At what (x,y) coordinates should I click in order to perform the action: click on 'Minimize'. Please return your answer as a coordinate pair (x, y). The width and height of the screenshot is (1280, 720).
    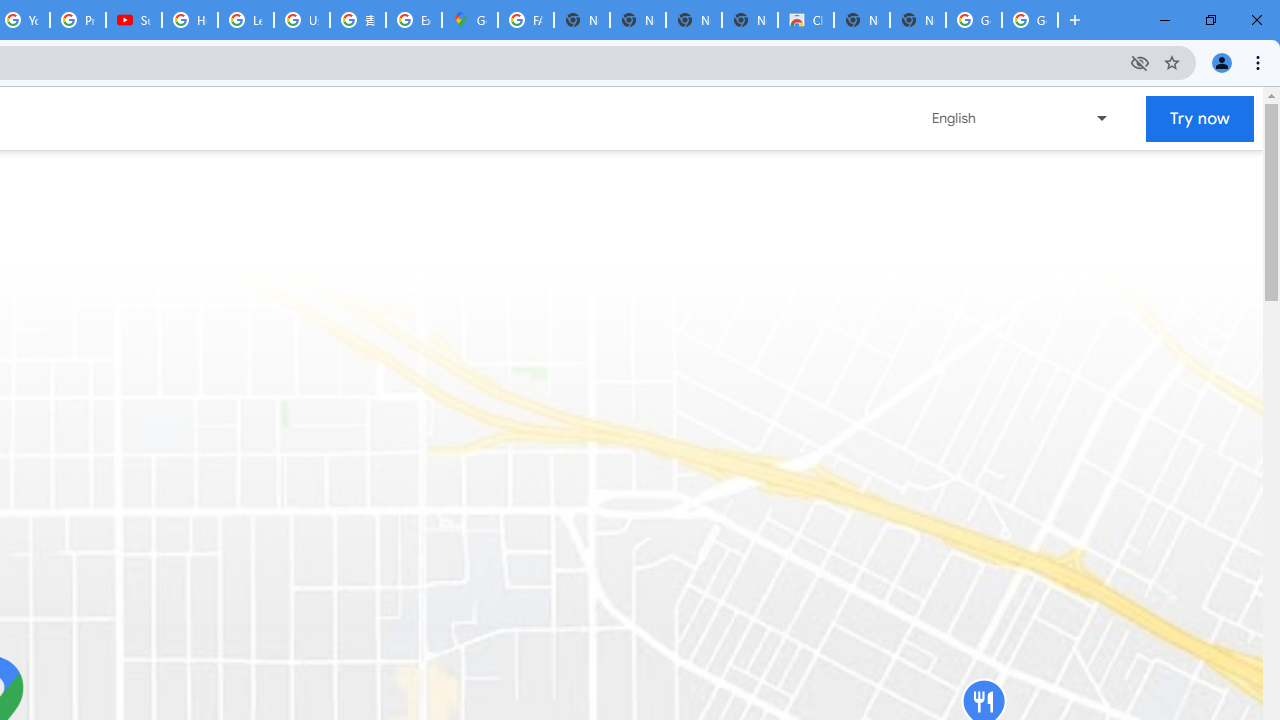
    Looking at the image, I should click on (1165, 20).